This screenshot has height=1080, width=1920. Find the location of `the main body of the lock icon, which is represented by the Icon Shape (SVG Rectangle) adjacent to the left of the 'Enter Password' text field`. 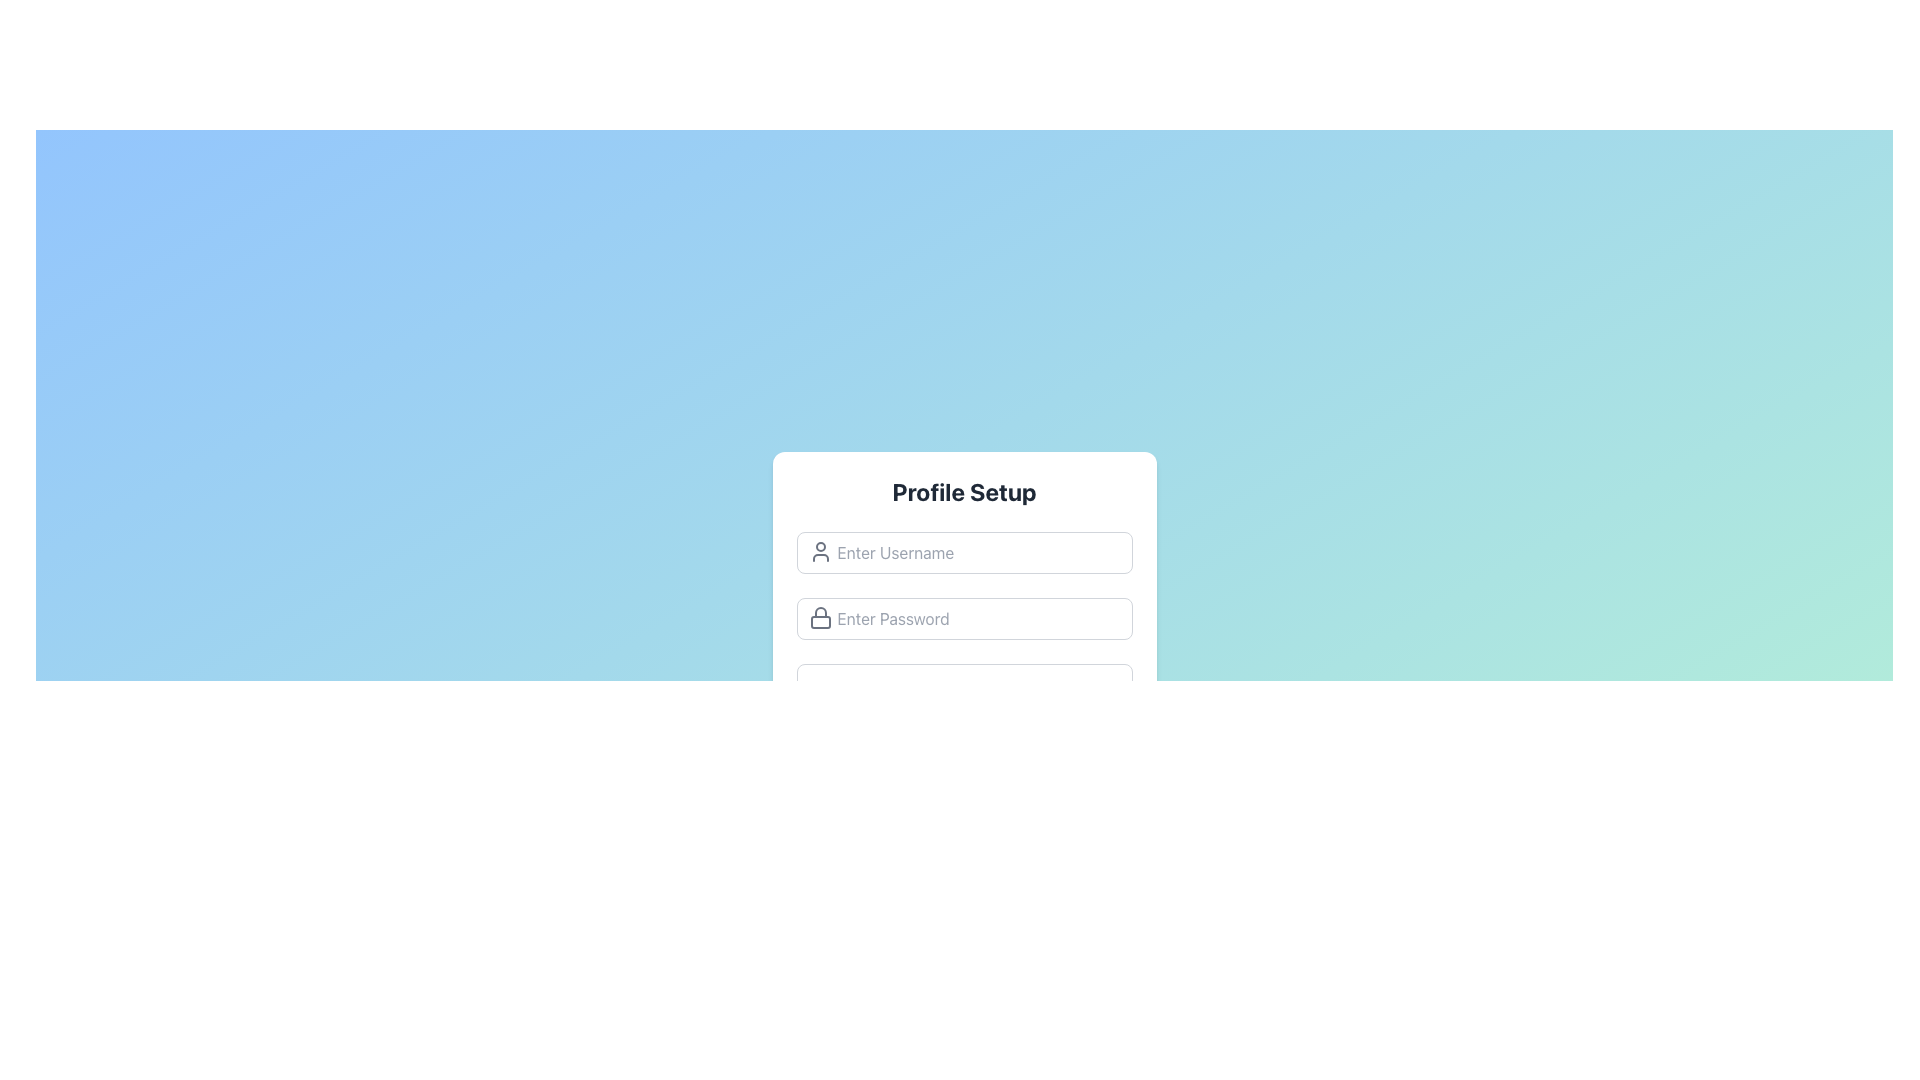

the main body of the lock icon, which is represented by the Icon Shape (SVG Rectangle) adjacent to the left of the 'Enter Password' text field is located at coordinates (820, 621).